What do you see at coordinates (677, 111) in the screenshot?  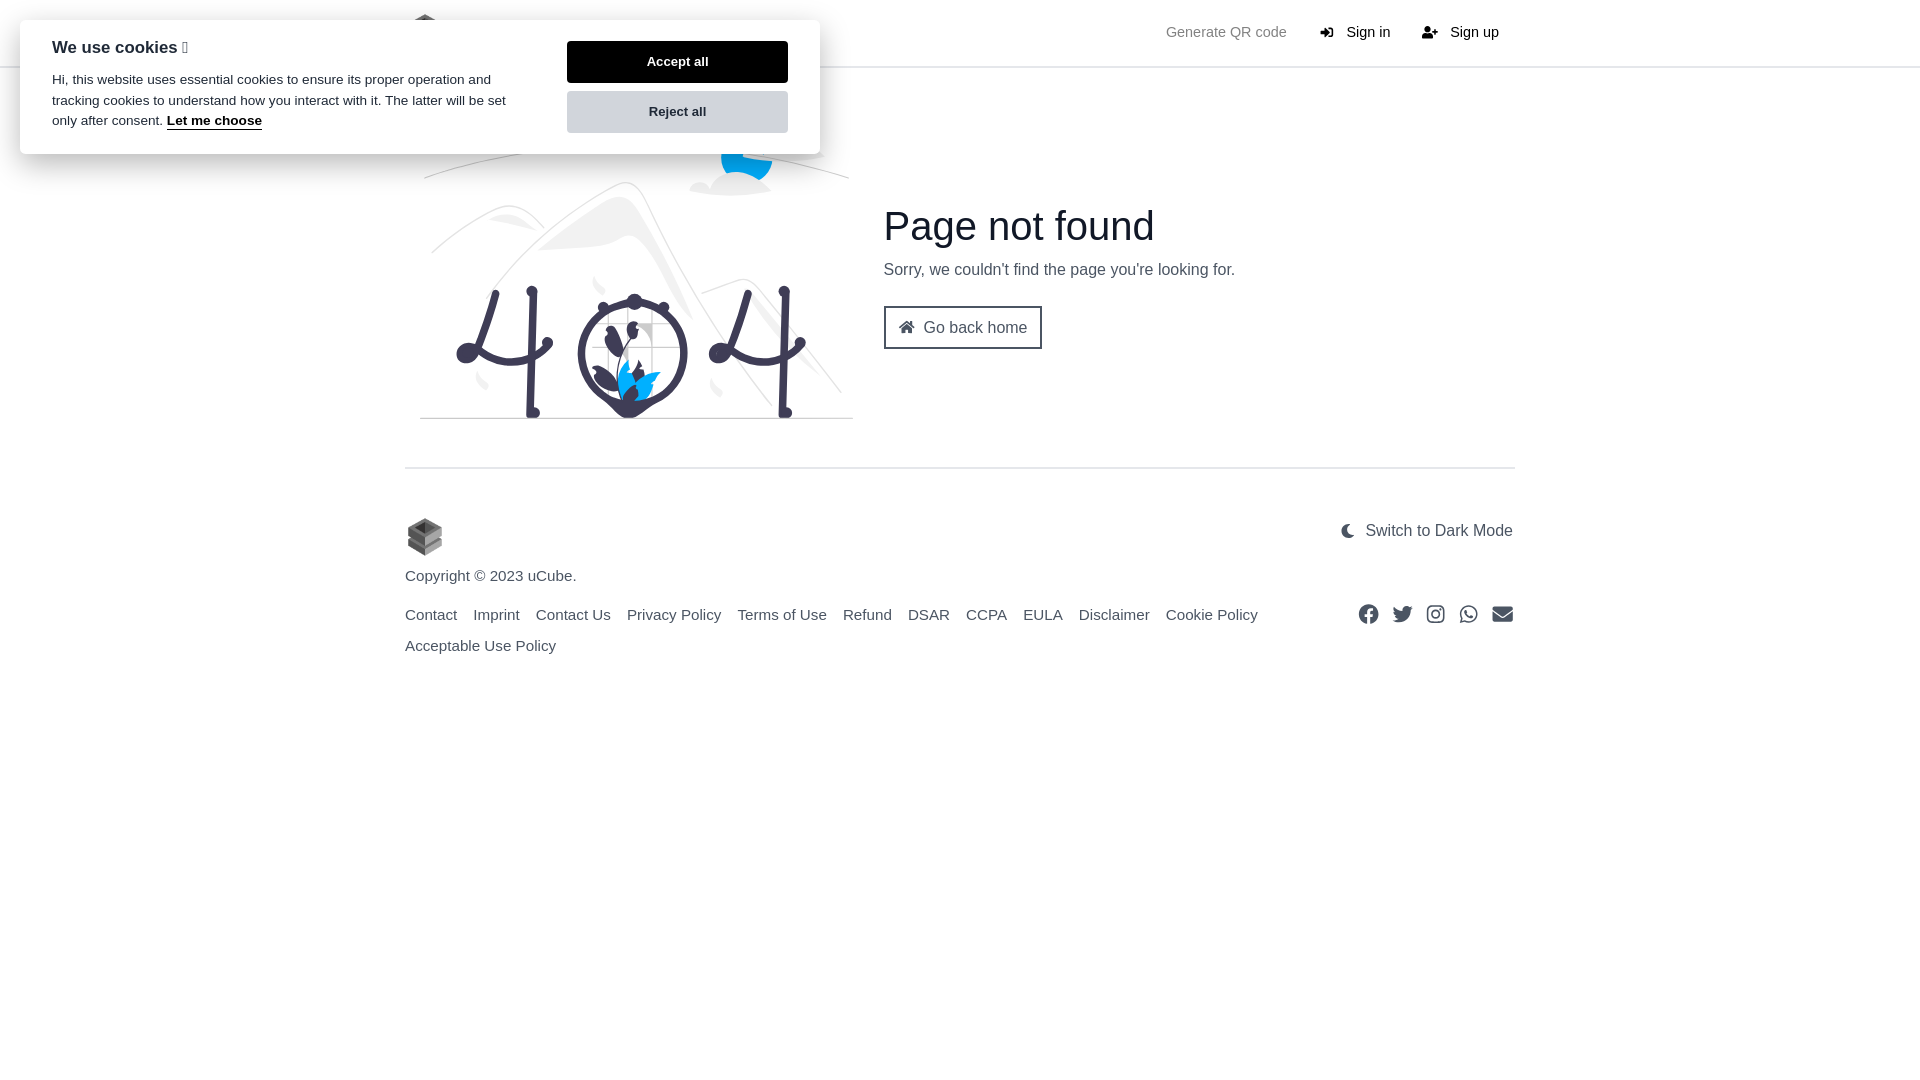 I see `'Reject all'` at bounding box center [677, 111].